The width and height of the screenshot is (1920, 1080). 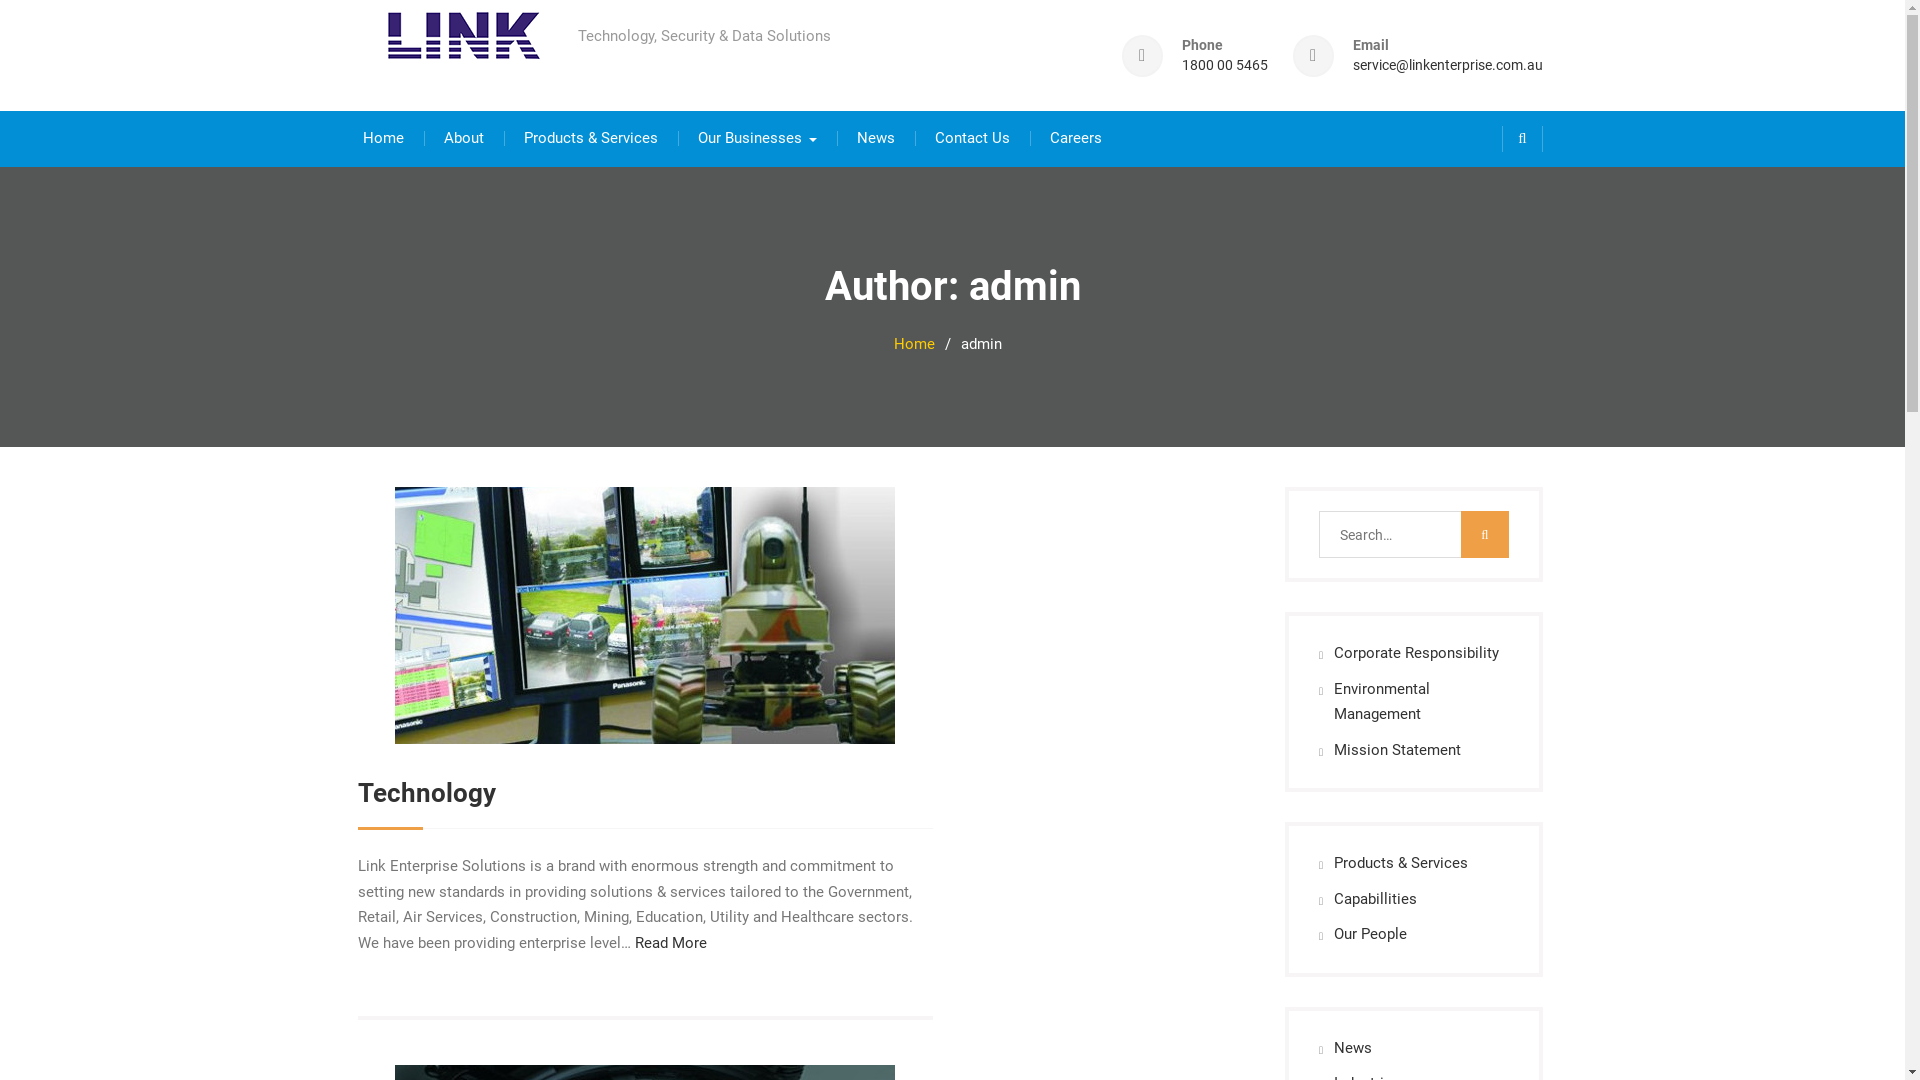 What do you see at coordinates (463, 137) in the screenshot?
I see `'About'` at bounding box center [463, 137].